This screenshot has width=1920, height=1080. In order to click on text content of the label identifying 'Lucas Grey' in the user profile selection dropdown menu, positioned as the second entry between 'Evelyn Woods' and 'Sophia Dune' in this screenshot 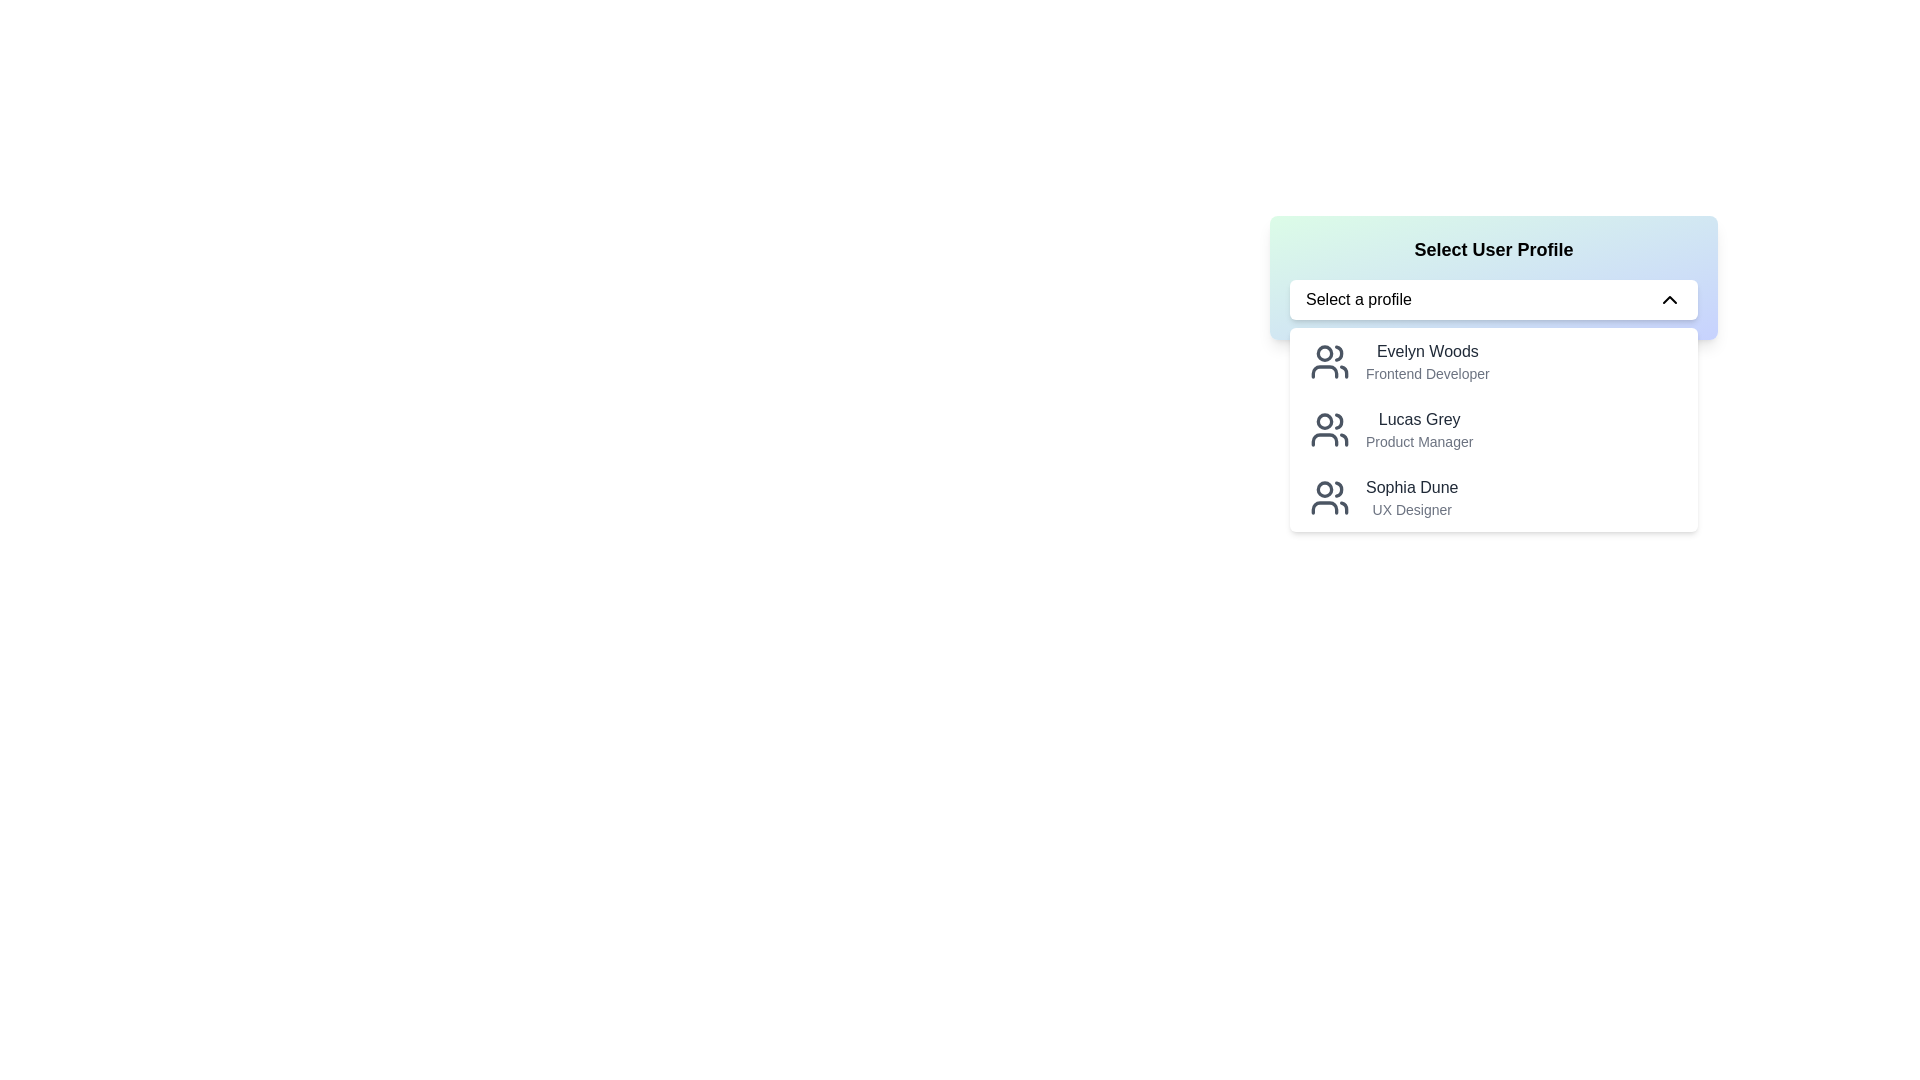, I will do `click(1418, 419)`.